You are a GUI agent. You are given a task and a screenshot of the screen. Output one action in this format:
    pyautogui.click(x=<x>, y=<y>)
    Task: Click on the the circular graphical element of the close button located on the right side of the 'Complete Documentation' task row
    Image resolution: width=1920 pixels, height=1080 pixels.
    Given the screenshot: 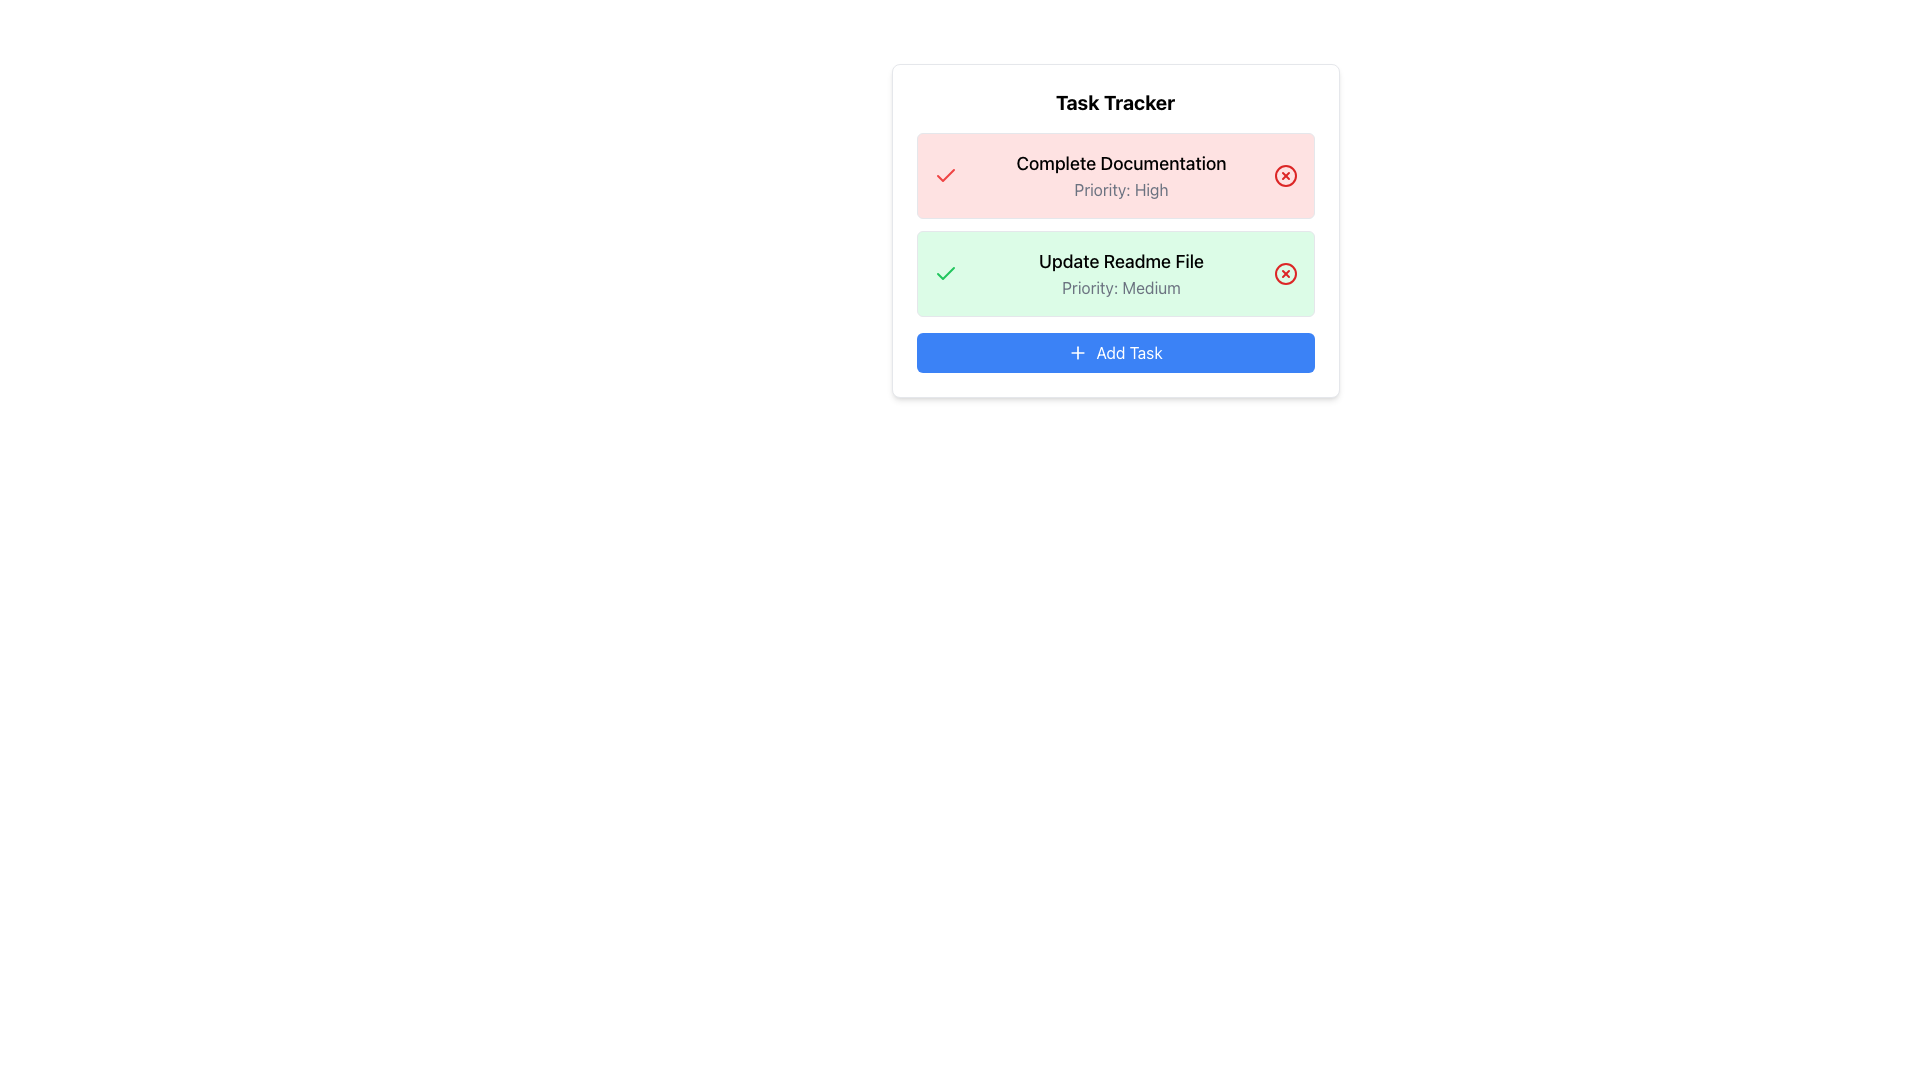 What is the action you would take?
    pyautogui.click(x=1285, y=175)
    